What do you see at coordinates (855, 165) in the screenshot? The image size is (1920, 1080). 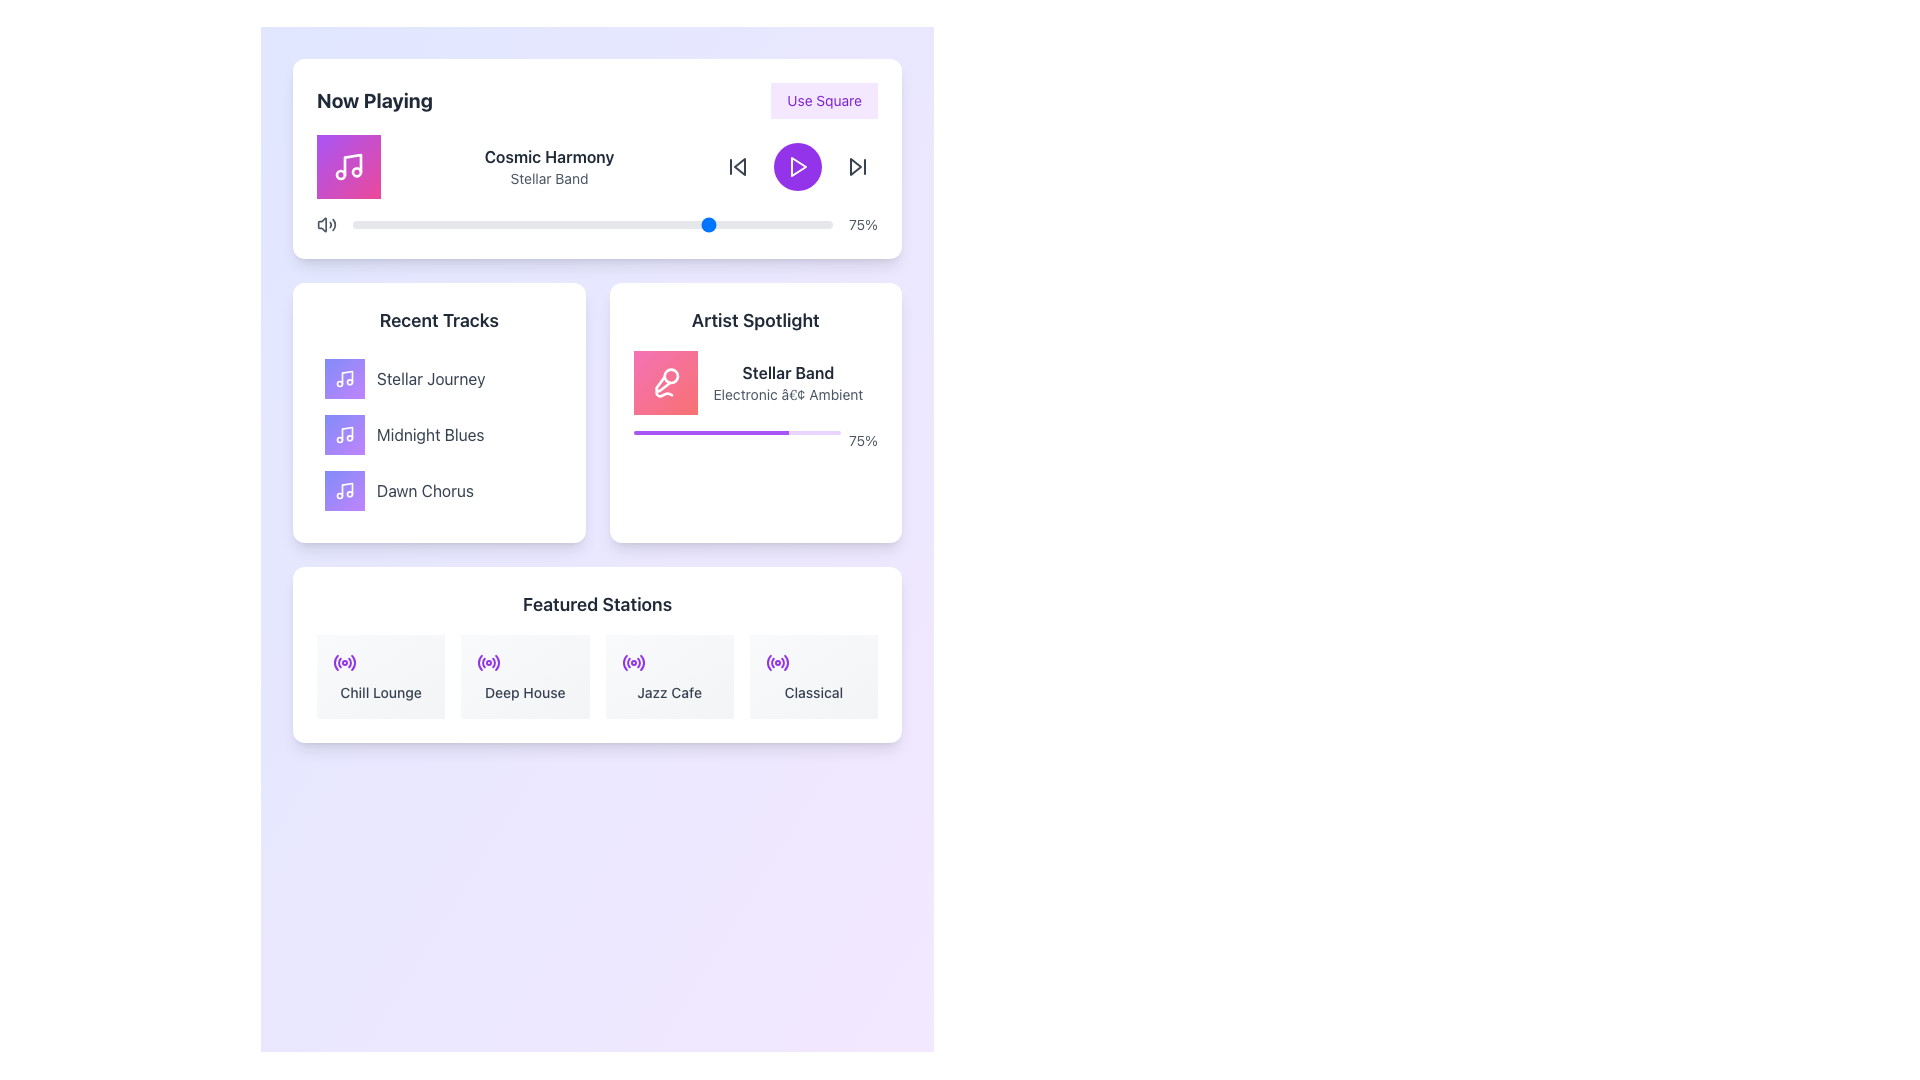 I see `the media playback icon located in the top-right area of the 'Now Playing' panel` at bounding box center [855, 165].